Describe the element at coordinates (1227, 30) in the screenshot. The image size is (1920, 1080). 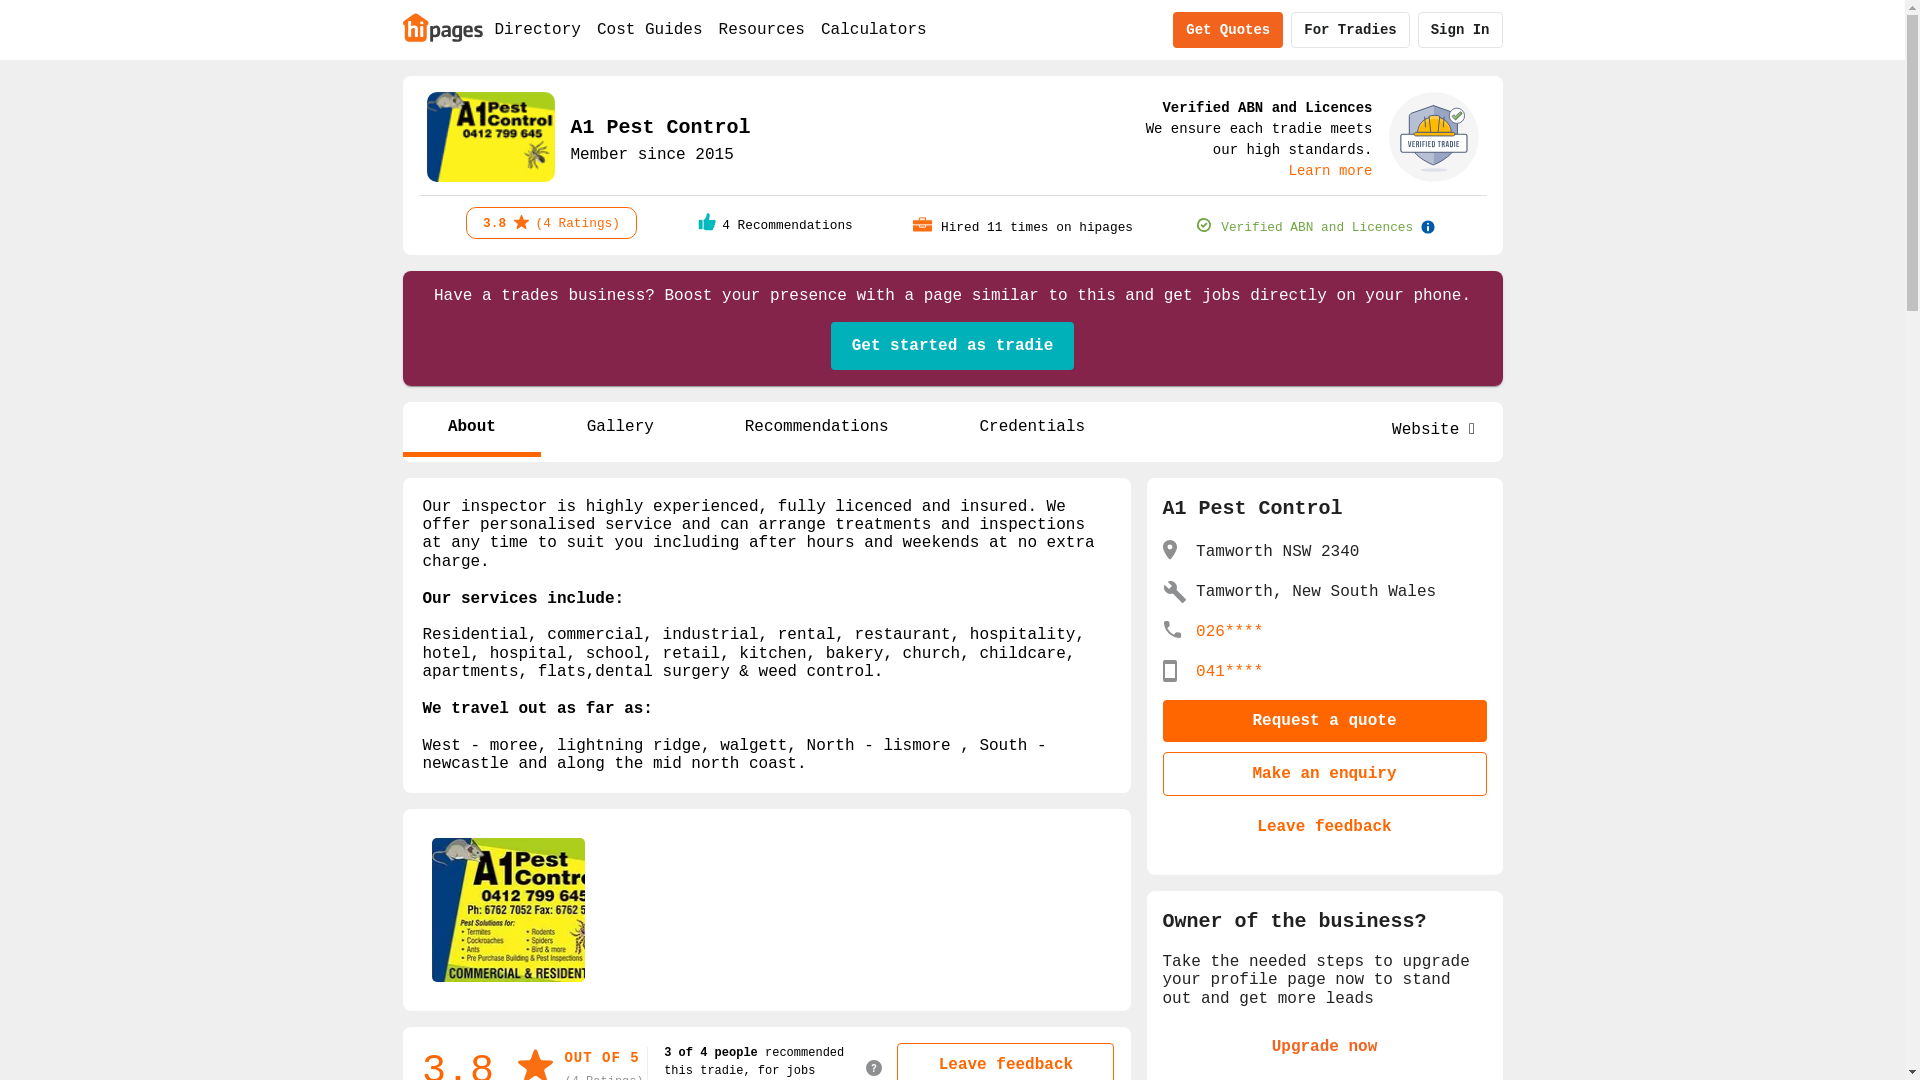
I see `'Get Quotes'` at that location.